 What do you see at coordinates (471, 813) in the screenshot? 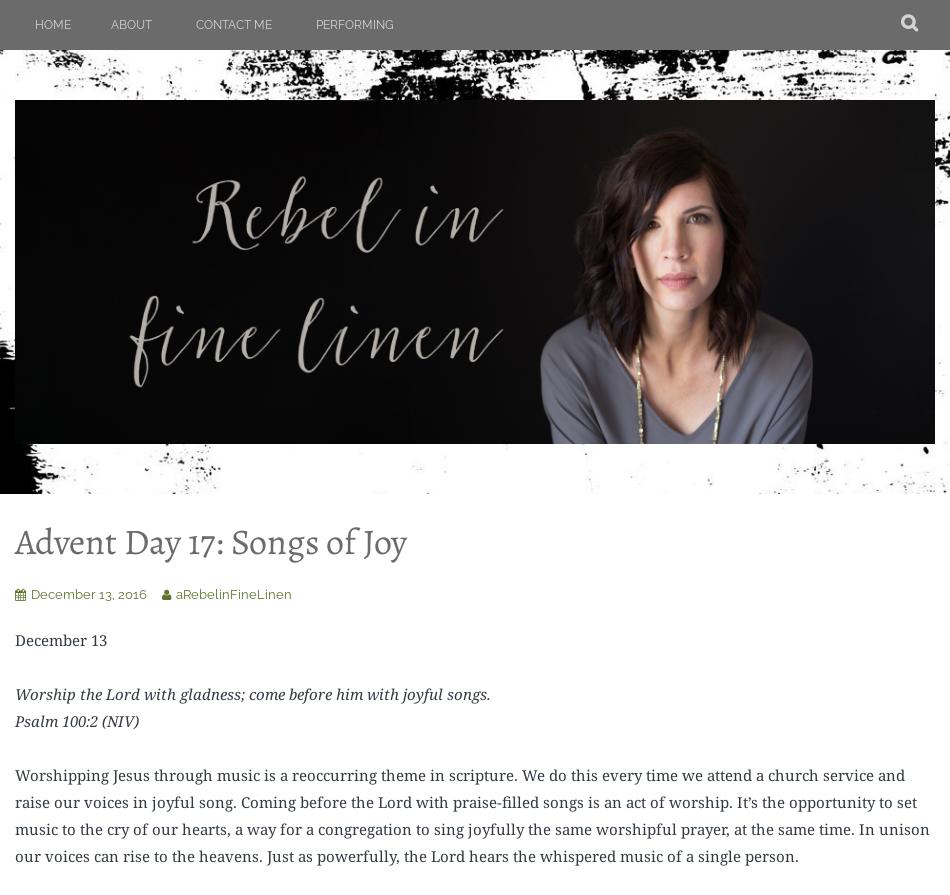
I see `'Worshipping Jesus through music is a reoccurring theme in scripture. We do this every time we attend a church service and raise our voices in joyful song. Coming before the Lord with praise-filled songs is an act of worship. It’s the opportunity to set music to the cry of our hearts, a way for a congregation to sing joyfully the same worshipful prayer, at the same time. In unison our voices can rise to the heavens. Just as powerfully, the Lord hears the whispered music of a single person.'` at bounding box center [471, 813].